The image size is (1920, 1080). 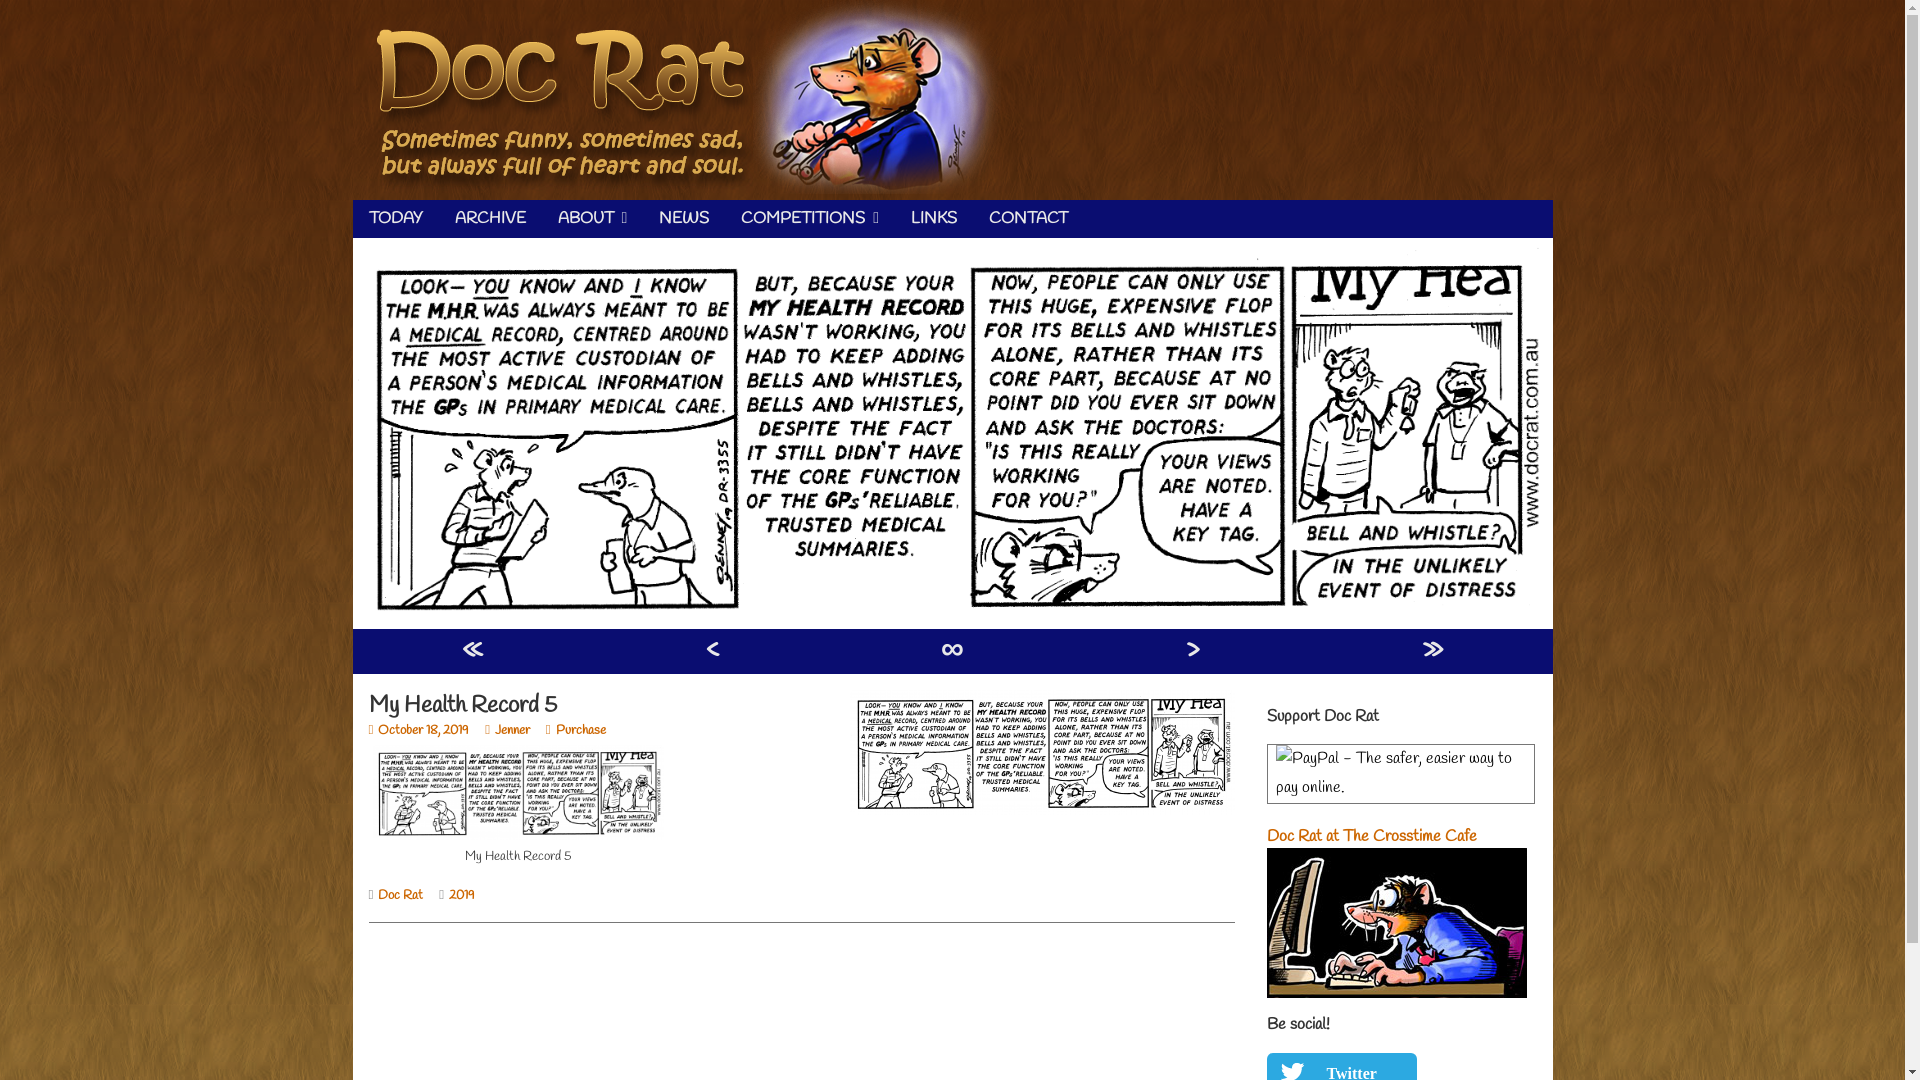 I want to click on 'Purchase', so click(x=546, y=730).